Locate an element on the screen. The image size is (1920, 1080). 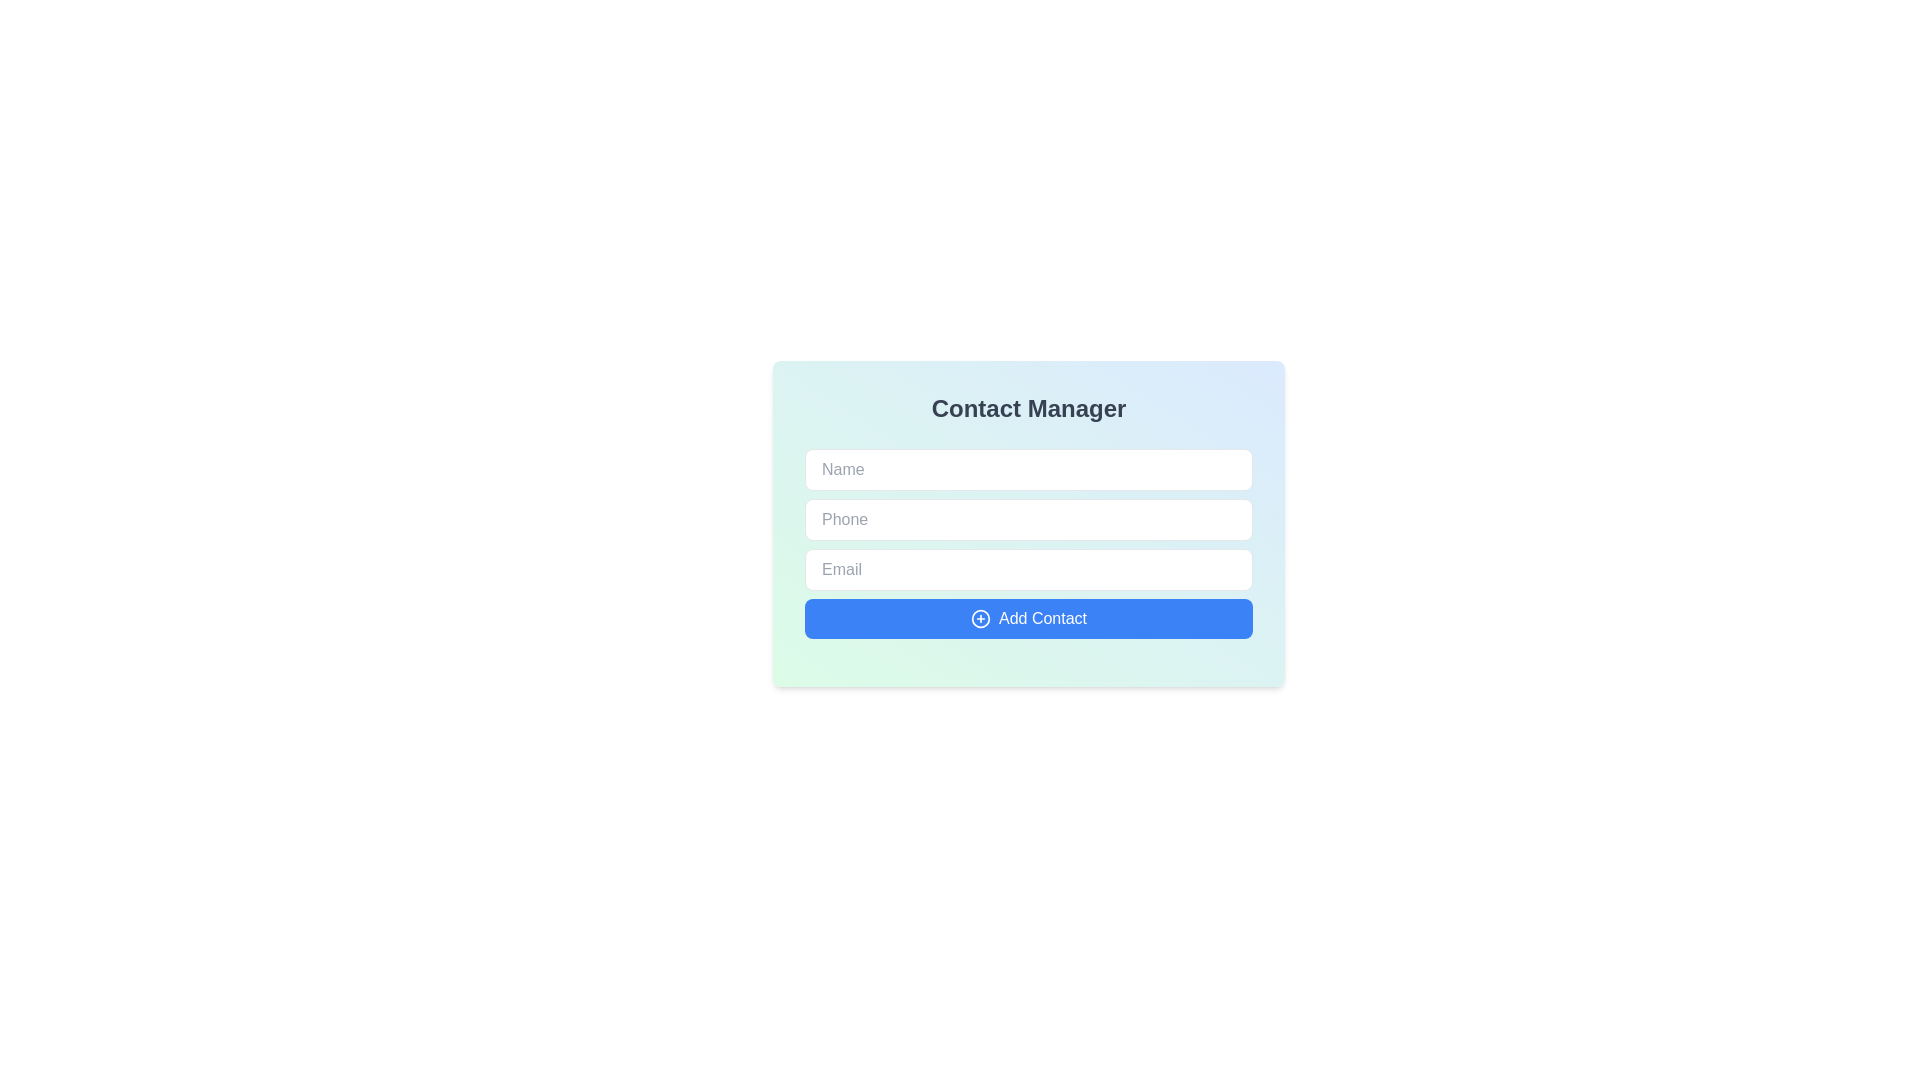
and clear the text input field for phone number, which is the second field in the form layout, by deleting any existing text is located at coordinates (1028, 523).